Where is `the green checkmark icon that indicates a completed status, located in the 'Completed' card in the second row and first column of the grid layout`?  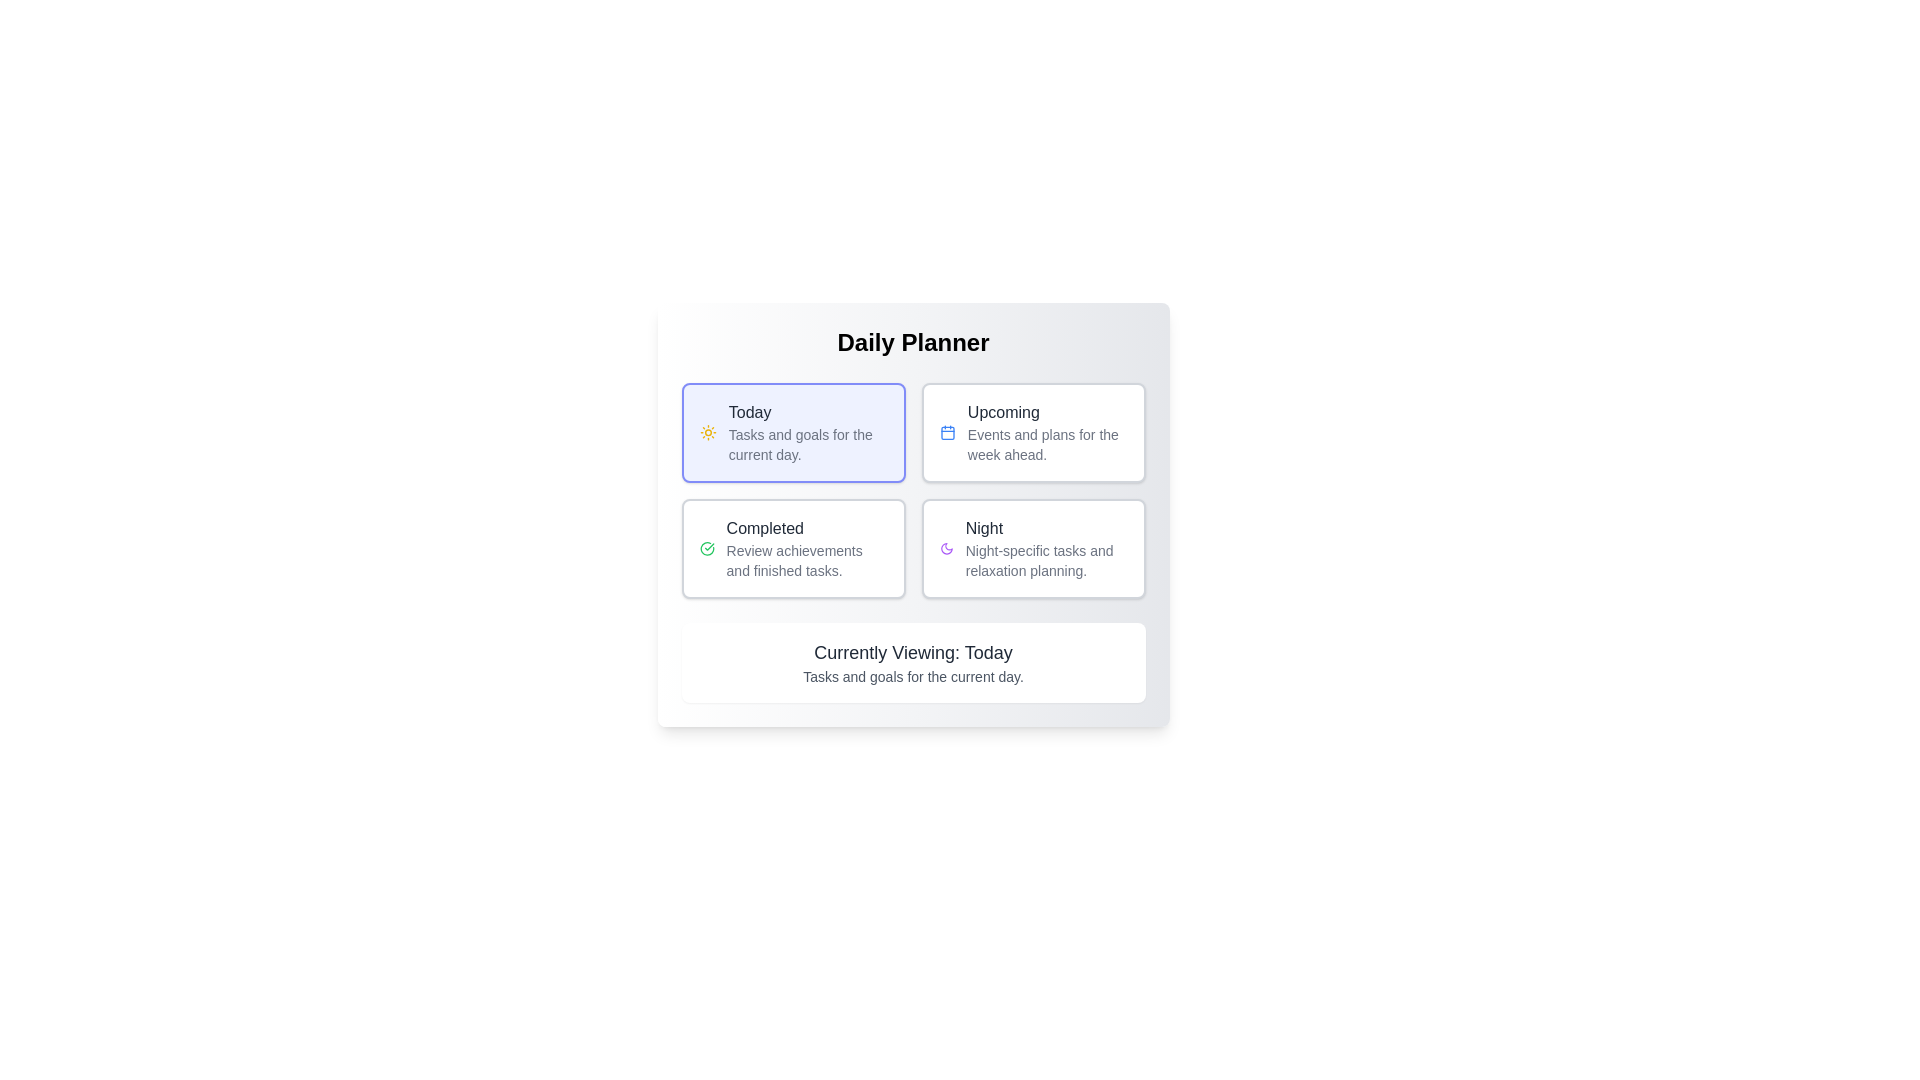
the green checkmark icon that indicates a completed status, located in the 'Completed' card in the second row and first column of the grid layout is located at coordinates (706, 548).